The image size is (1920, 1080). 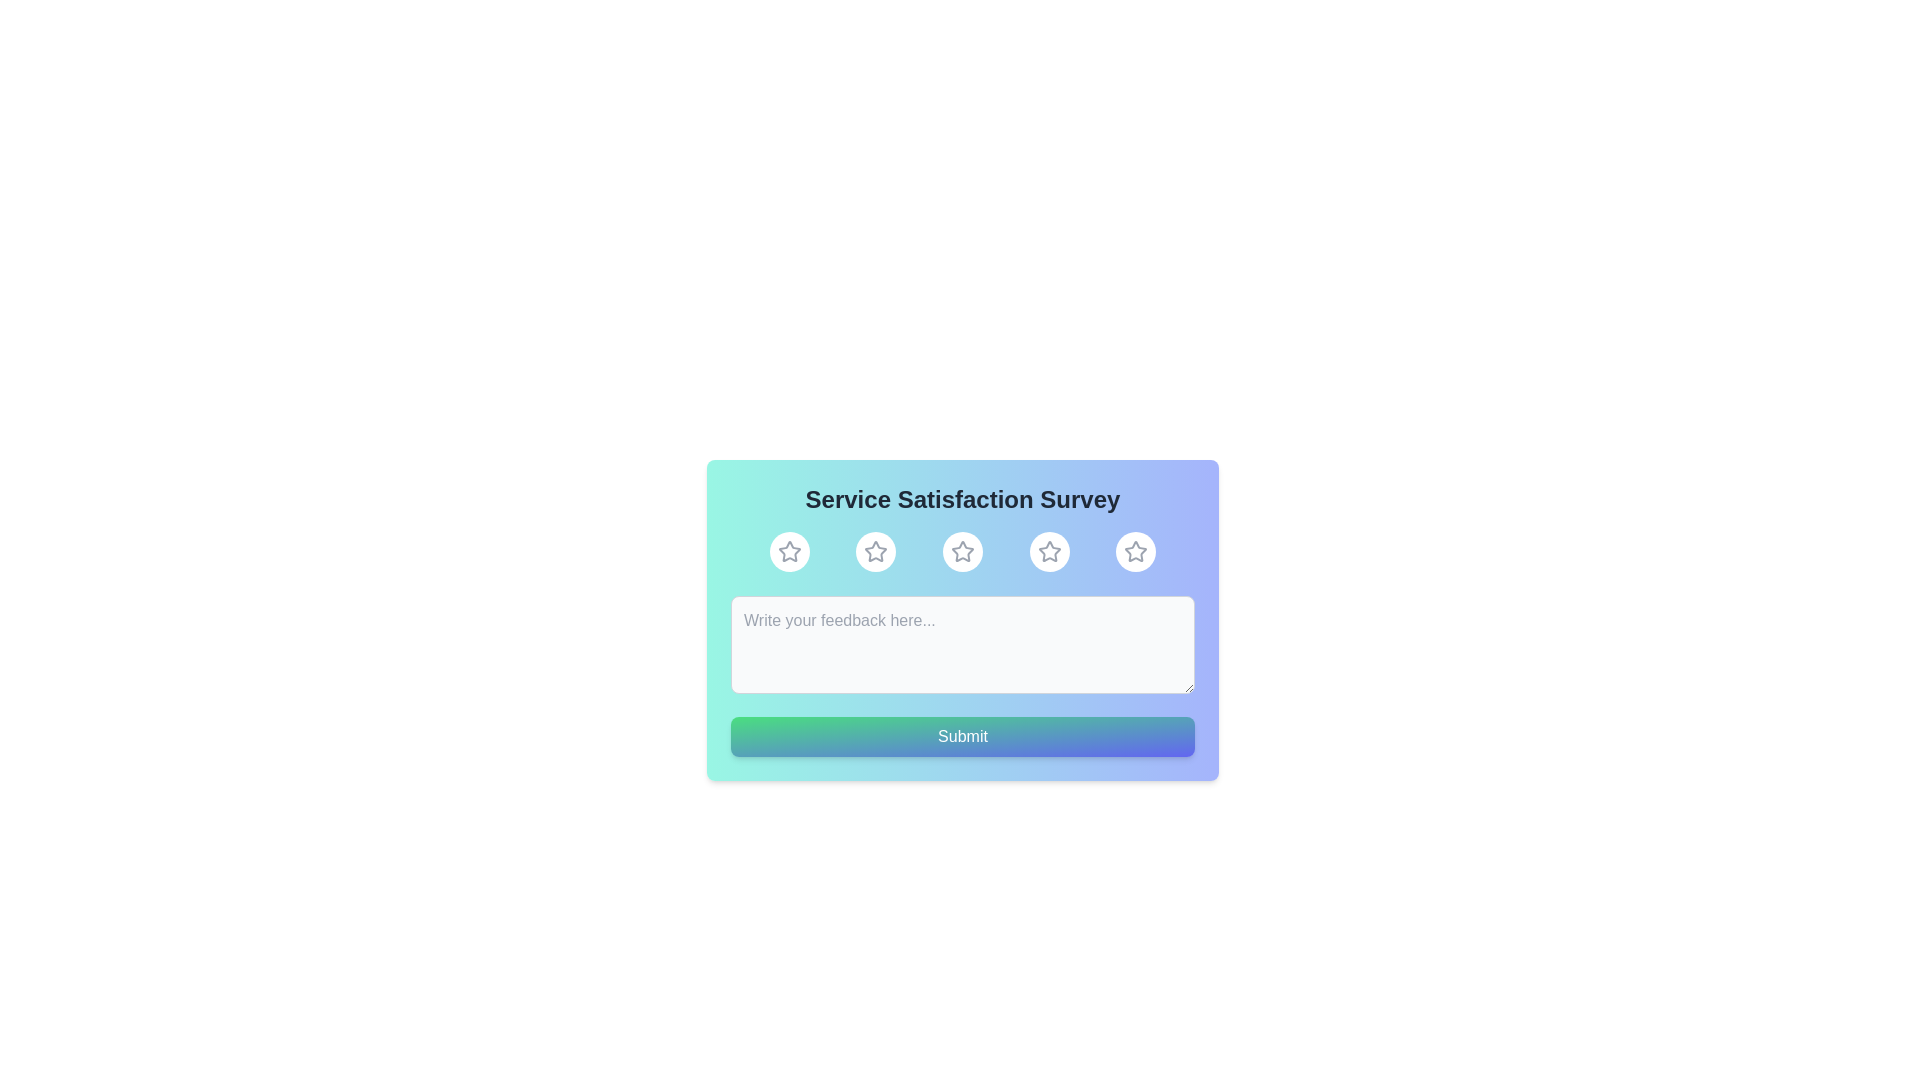 I want to click on the rating to 2 stars by clicking the corresponding star button, so click(x=876, y=551).